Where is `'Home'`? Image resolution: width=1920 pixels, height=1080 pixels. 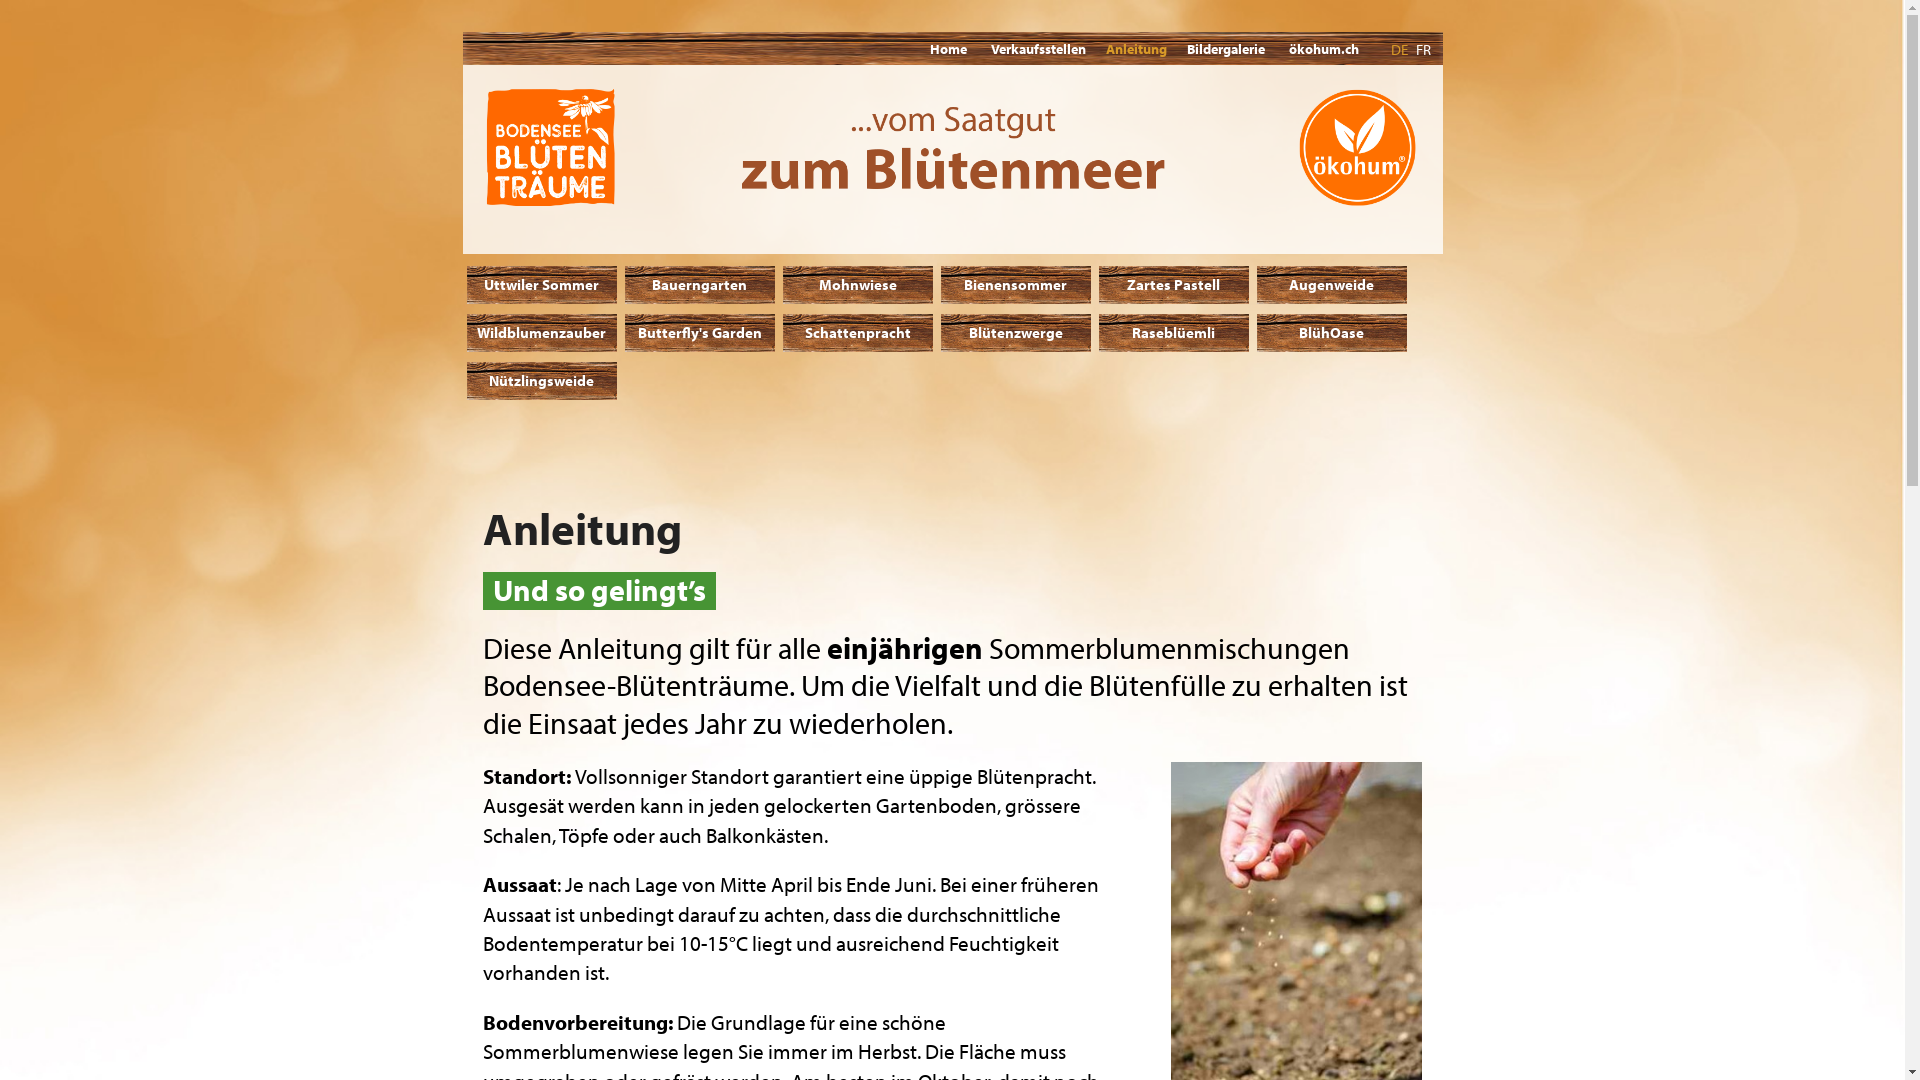 'Home' is located at coordinates (947, 49).